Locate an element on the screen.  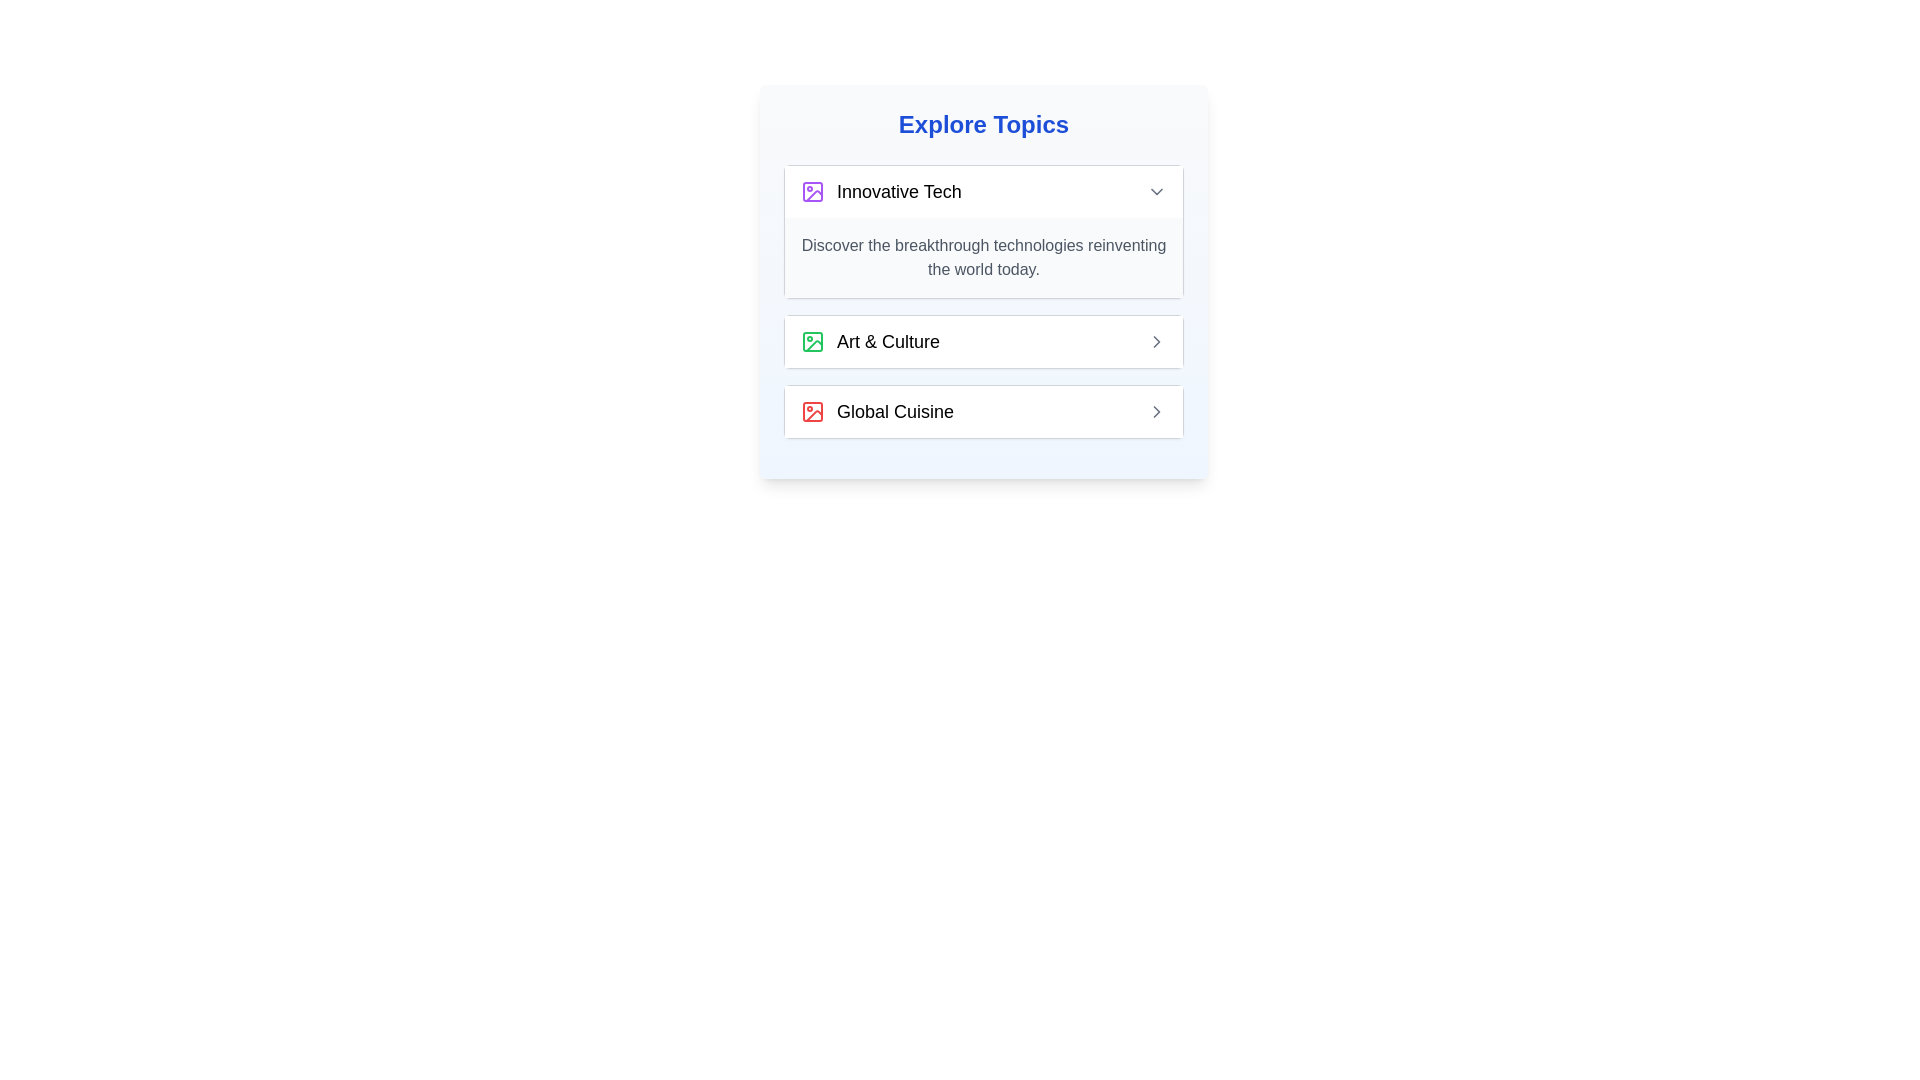
the purple icon resembling an image outline, which is the first element in the row with the text 'Innovative Tech', located to the left of this text is located at coordinates (812, 192).